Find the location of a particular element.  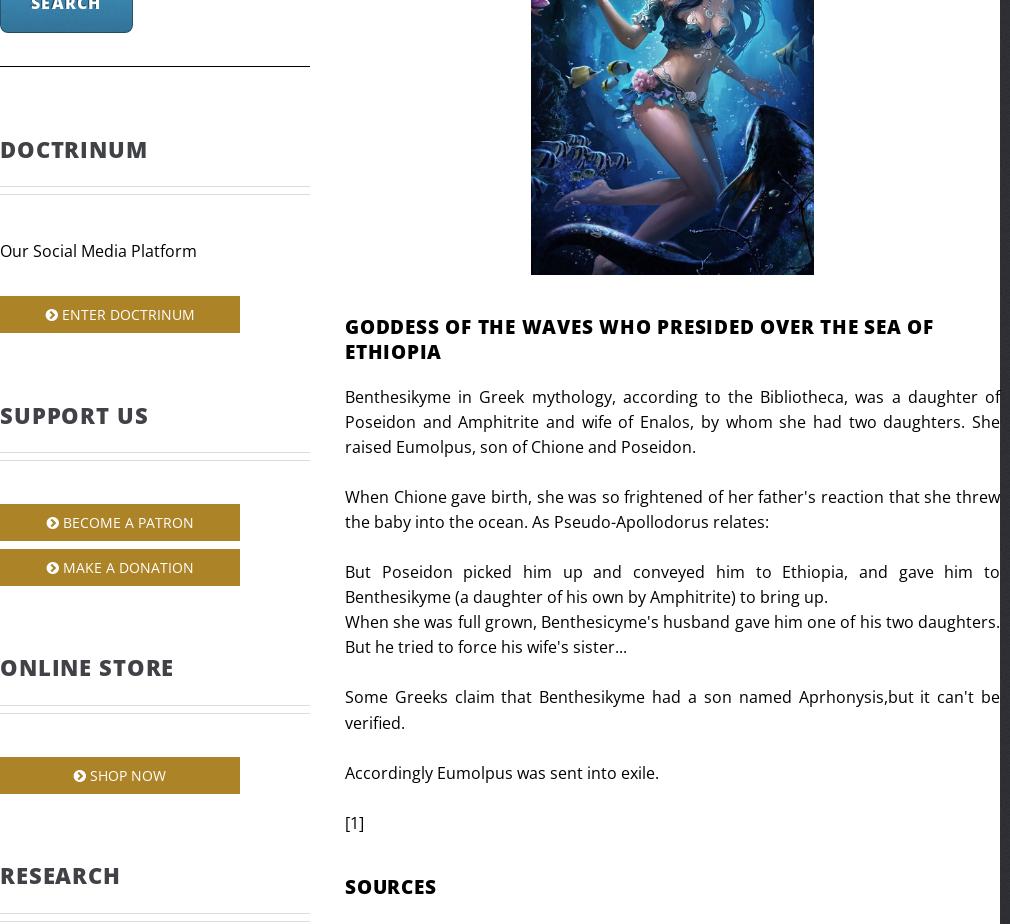

'But Poseidon picked him up and conveyed him to Ethiopia, and gave him to Benthesikyme (a daughter of his own by Amphitrite) to bring up.' is located at coordinates (671, 583).